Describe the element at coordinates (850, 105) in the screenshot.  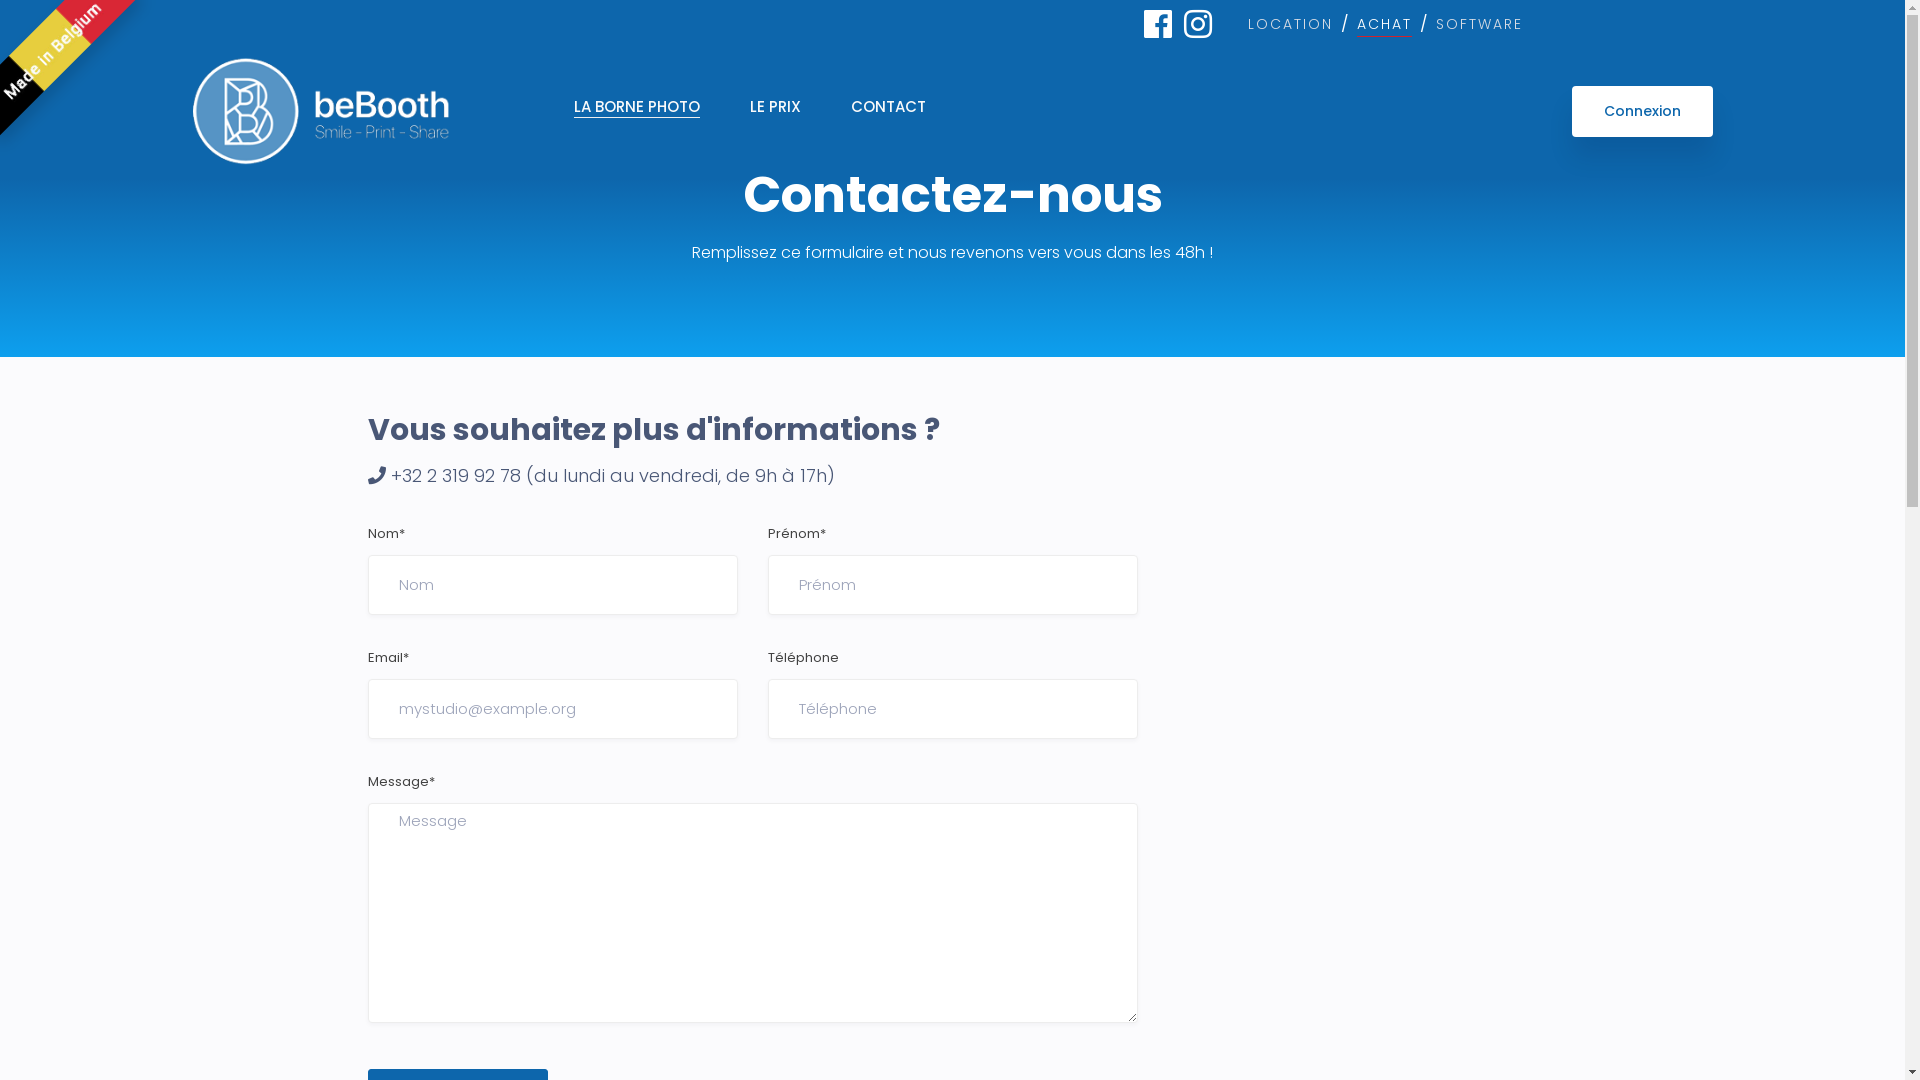
I see `'CONTACT'` at that location.